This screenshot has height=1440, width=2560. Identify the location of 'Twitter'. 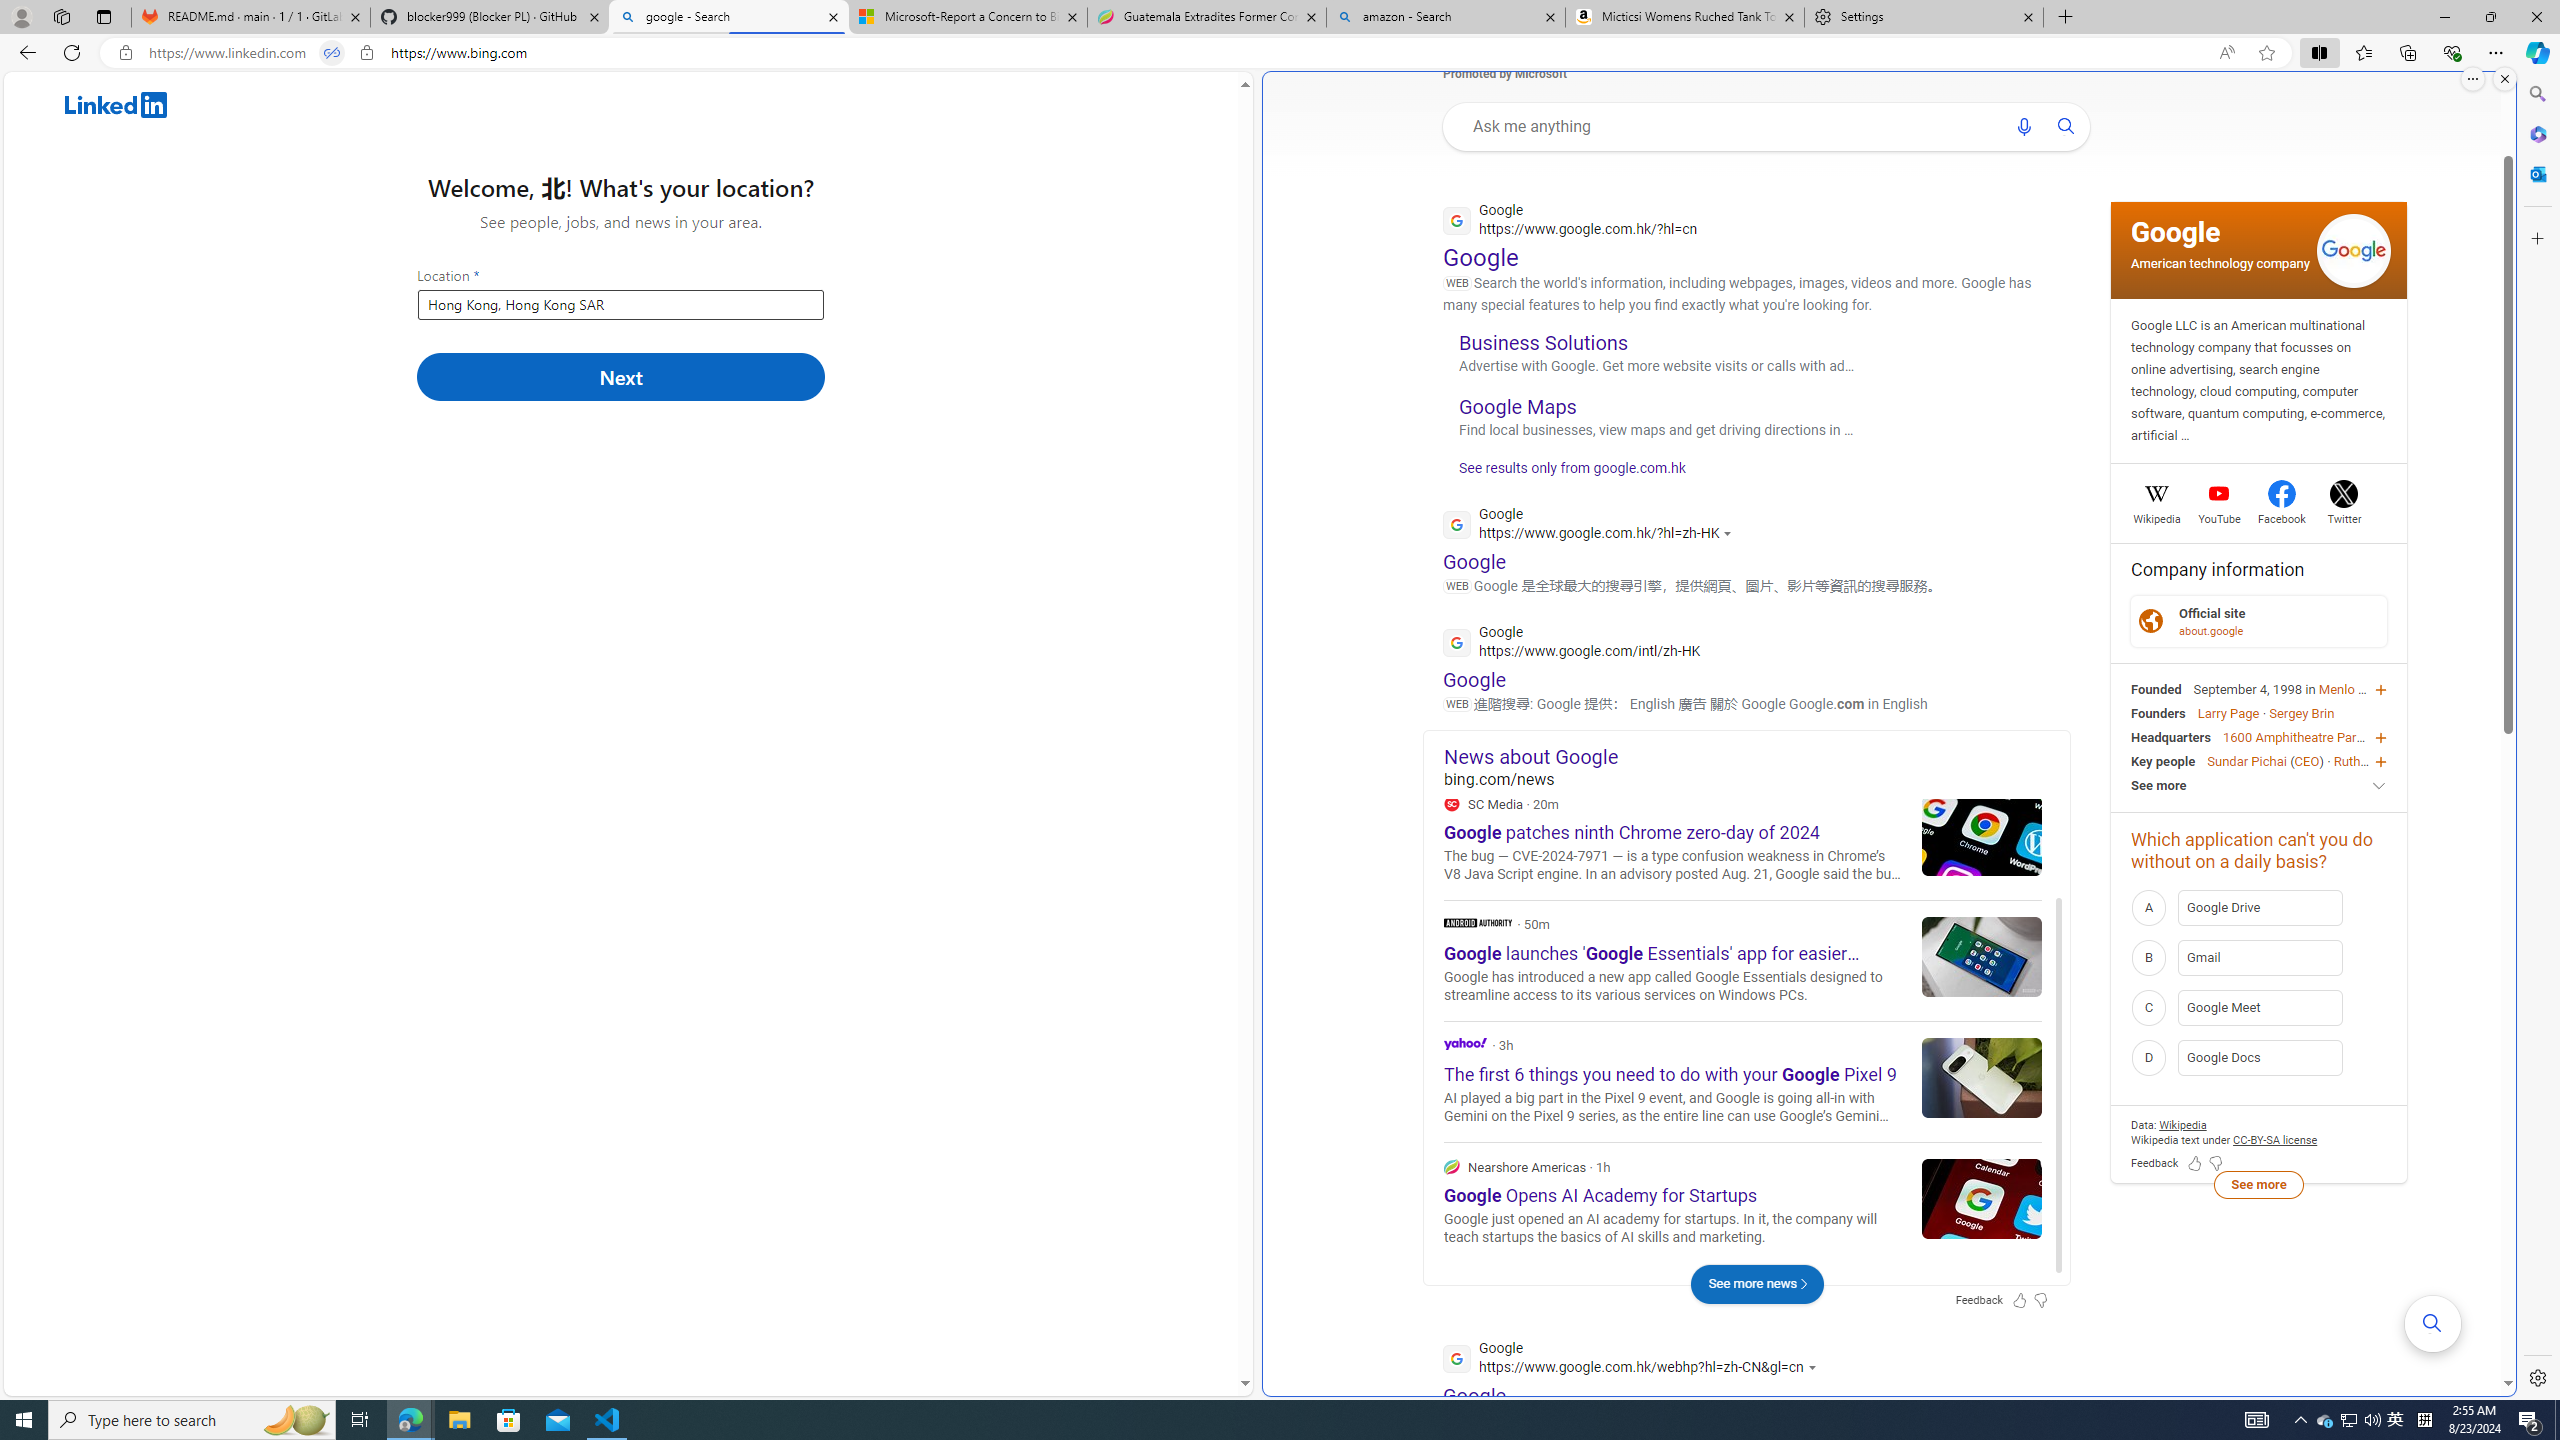
(2343, 516).